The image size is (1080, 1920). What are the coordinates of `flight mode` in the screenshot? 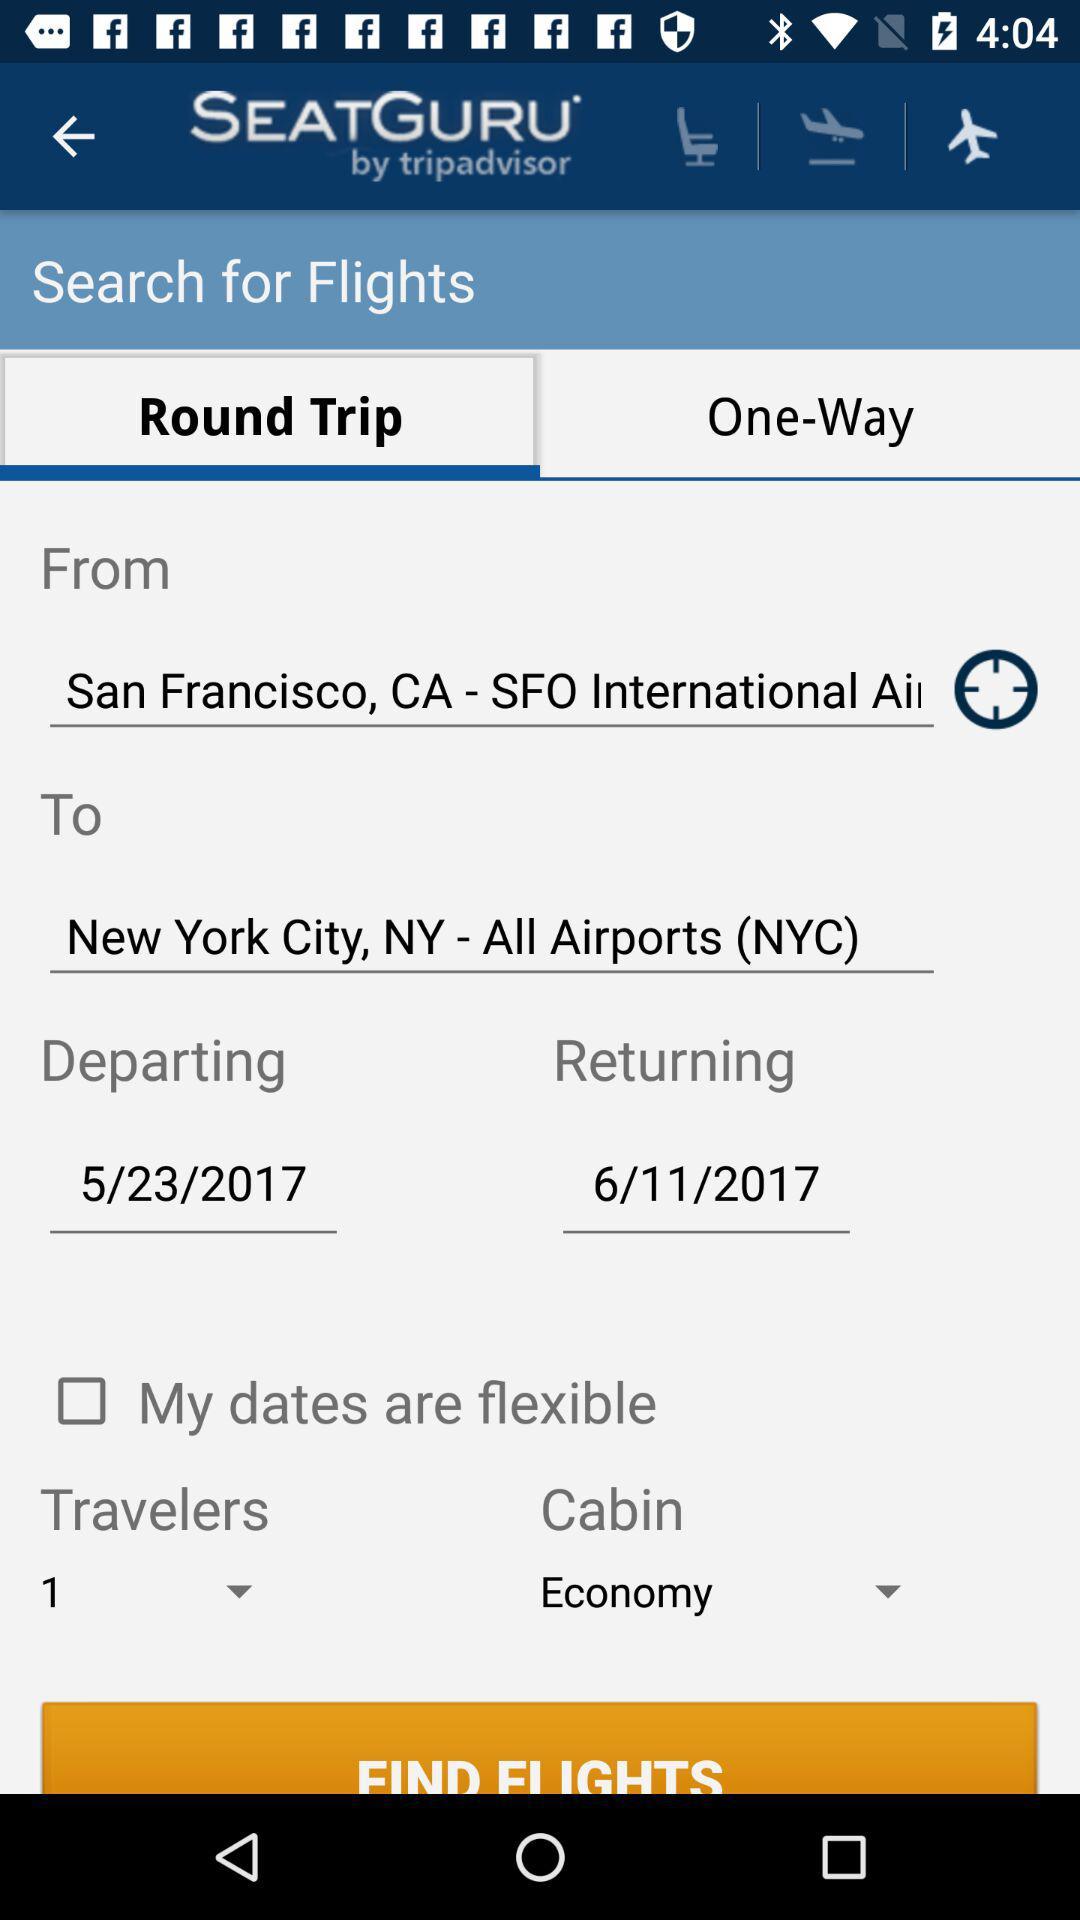 It's located at (971, 135).